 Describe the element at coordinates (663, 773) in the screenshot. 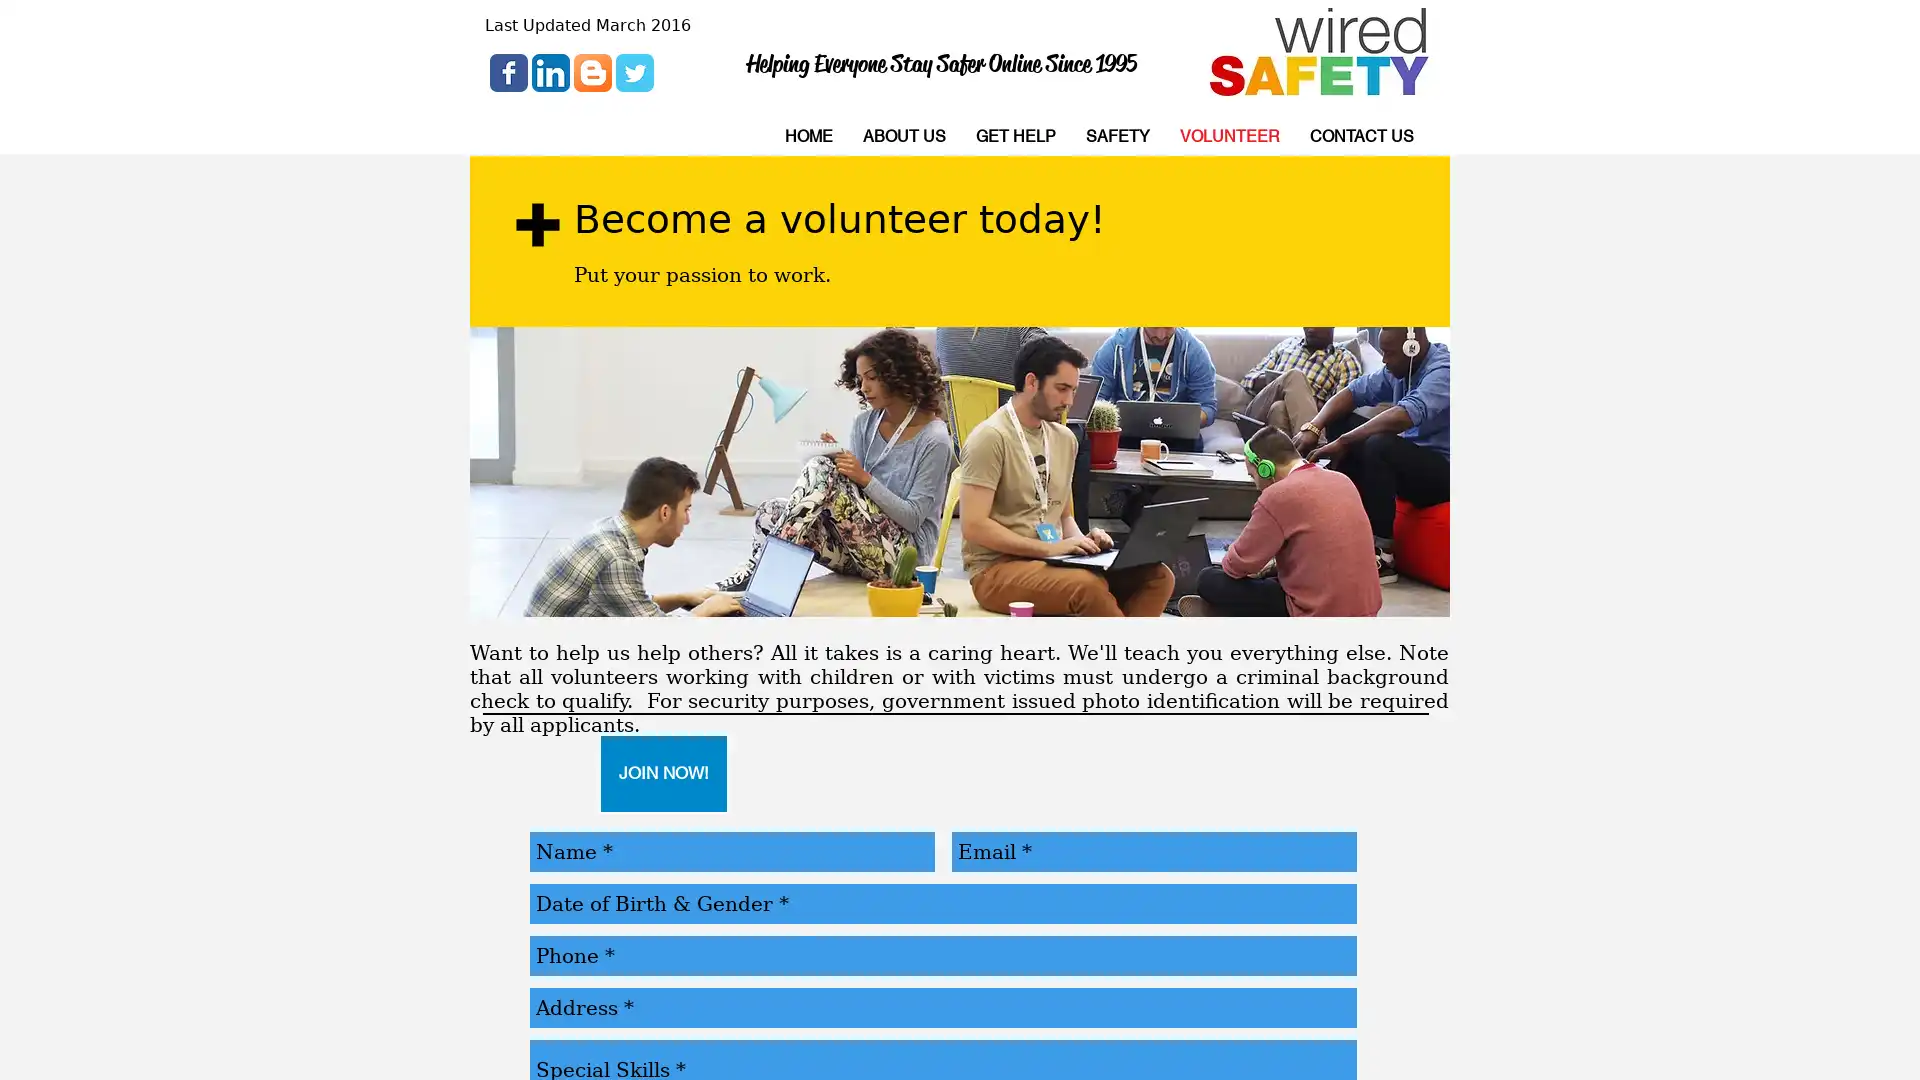

I see `JOIN NOW!` at that location.